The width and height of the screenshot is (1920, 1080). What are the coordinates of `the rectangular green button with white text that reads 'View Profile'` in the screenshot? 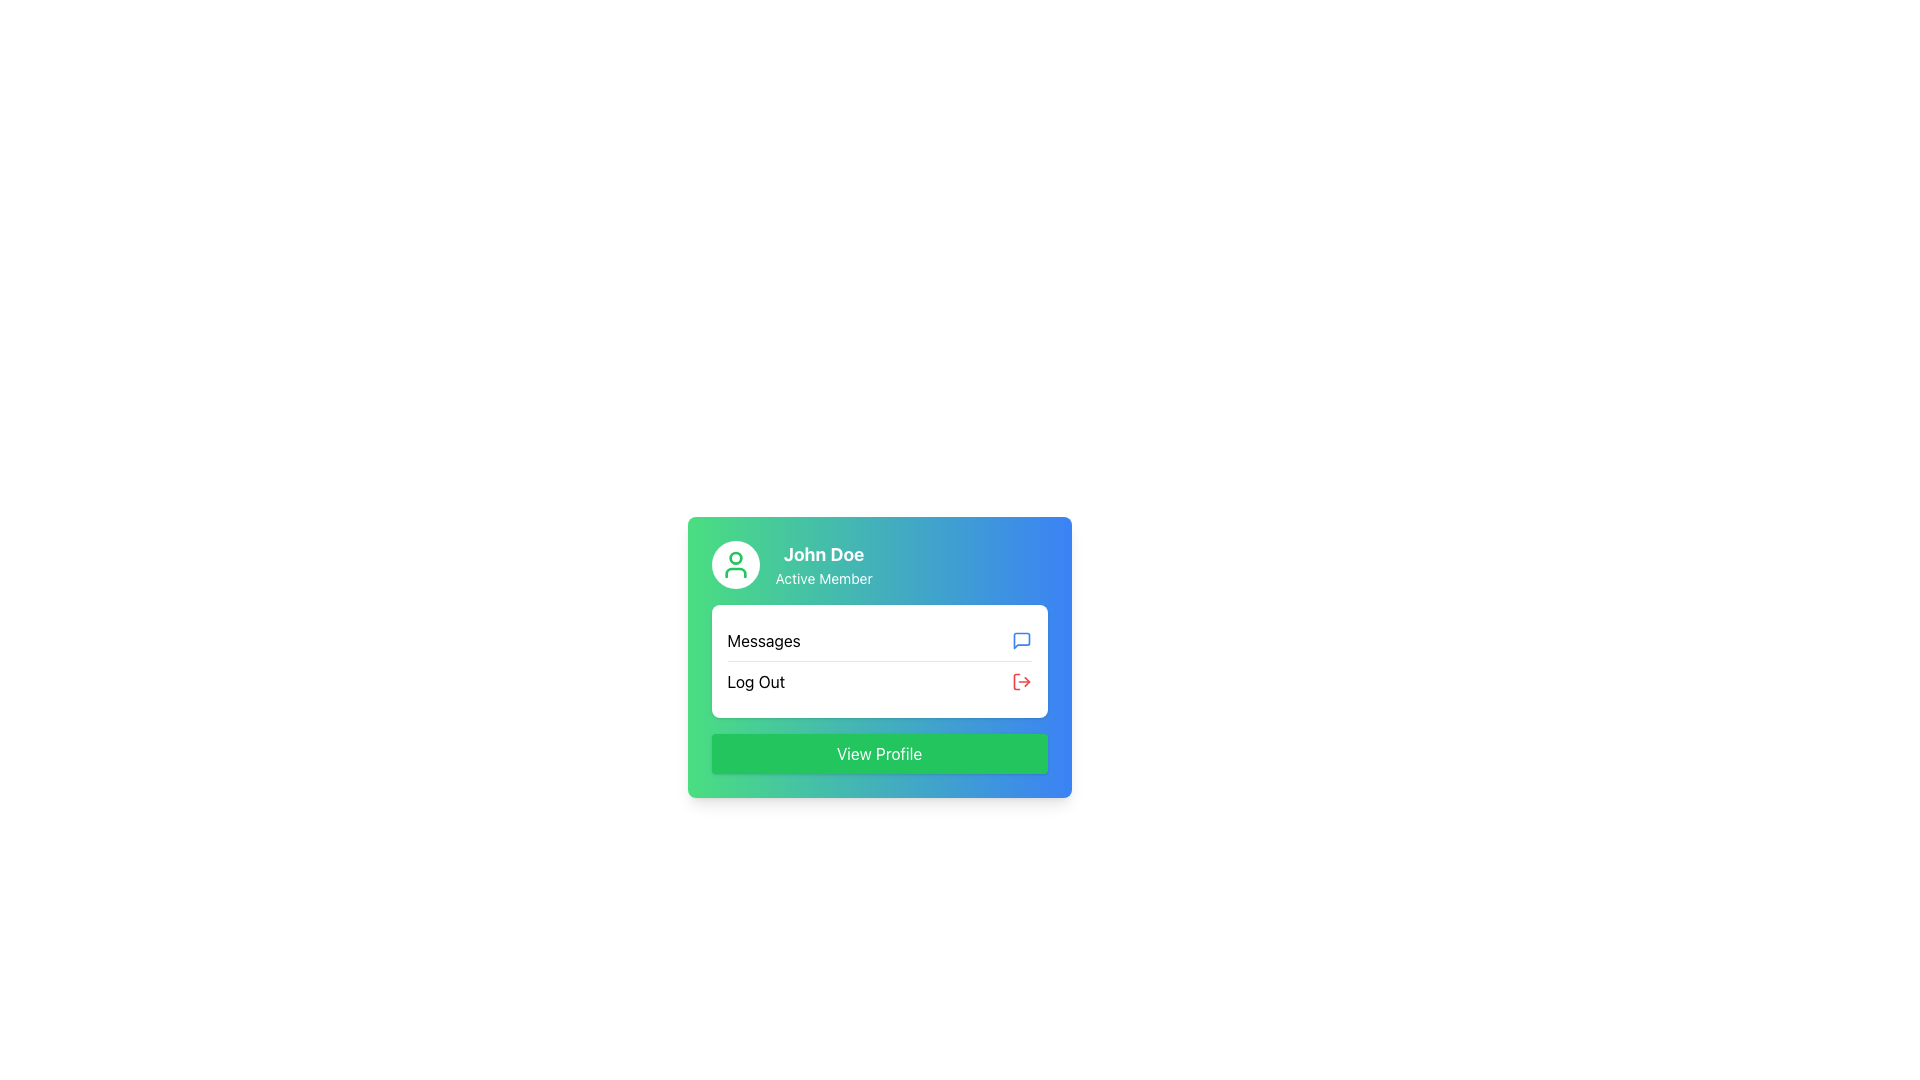 It's located at (879, 753).